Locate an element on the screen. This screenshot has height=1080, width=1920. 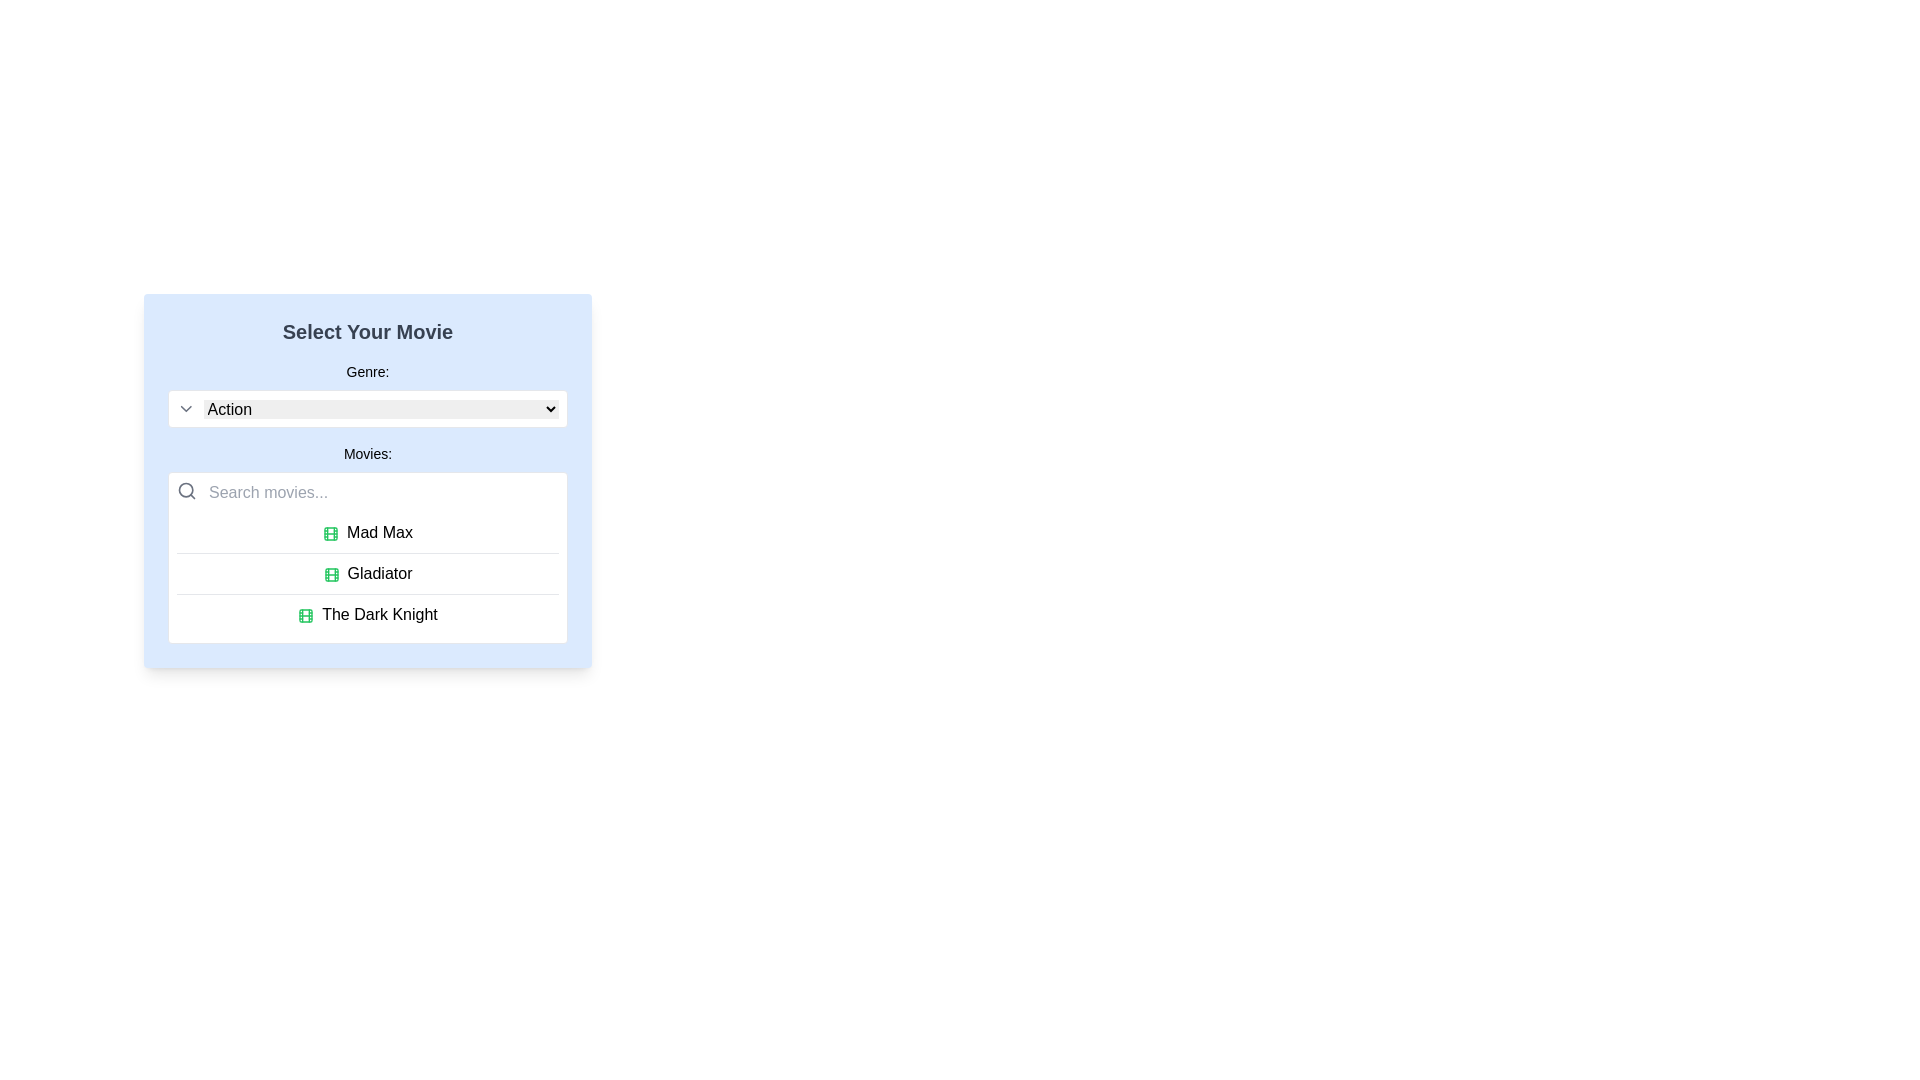
the selectable option for 'The Dark Knight' in the Movies list is located at coordinates (368, 613).